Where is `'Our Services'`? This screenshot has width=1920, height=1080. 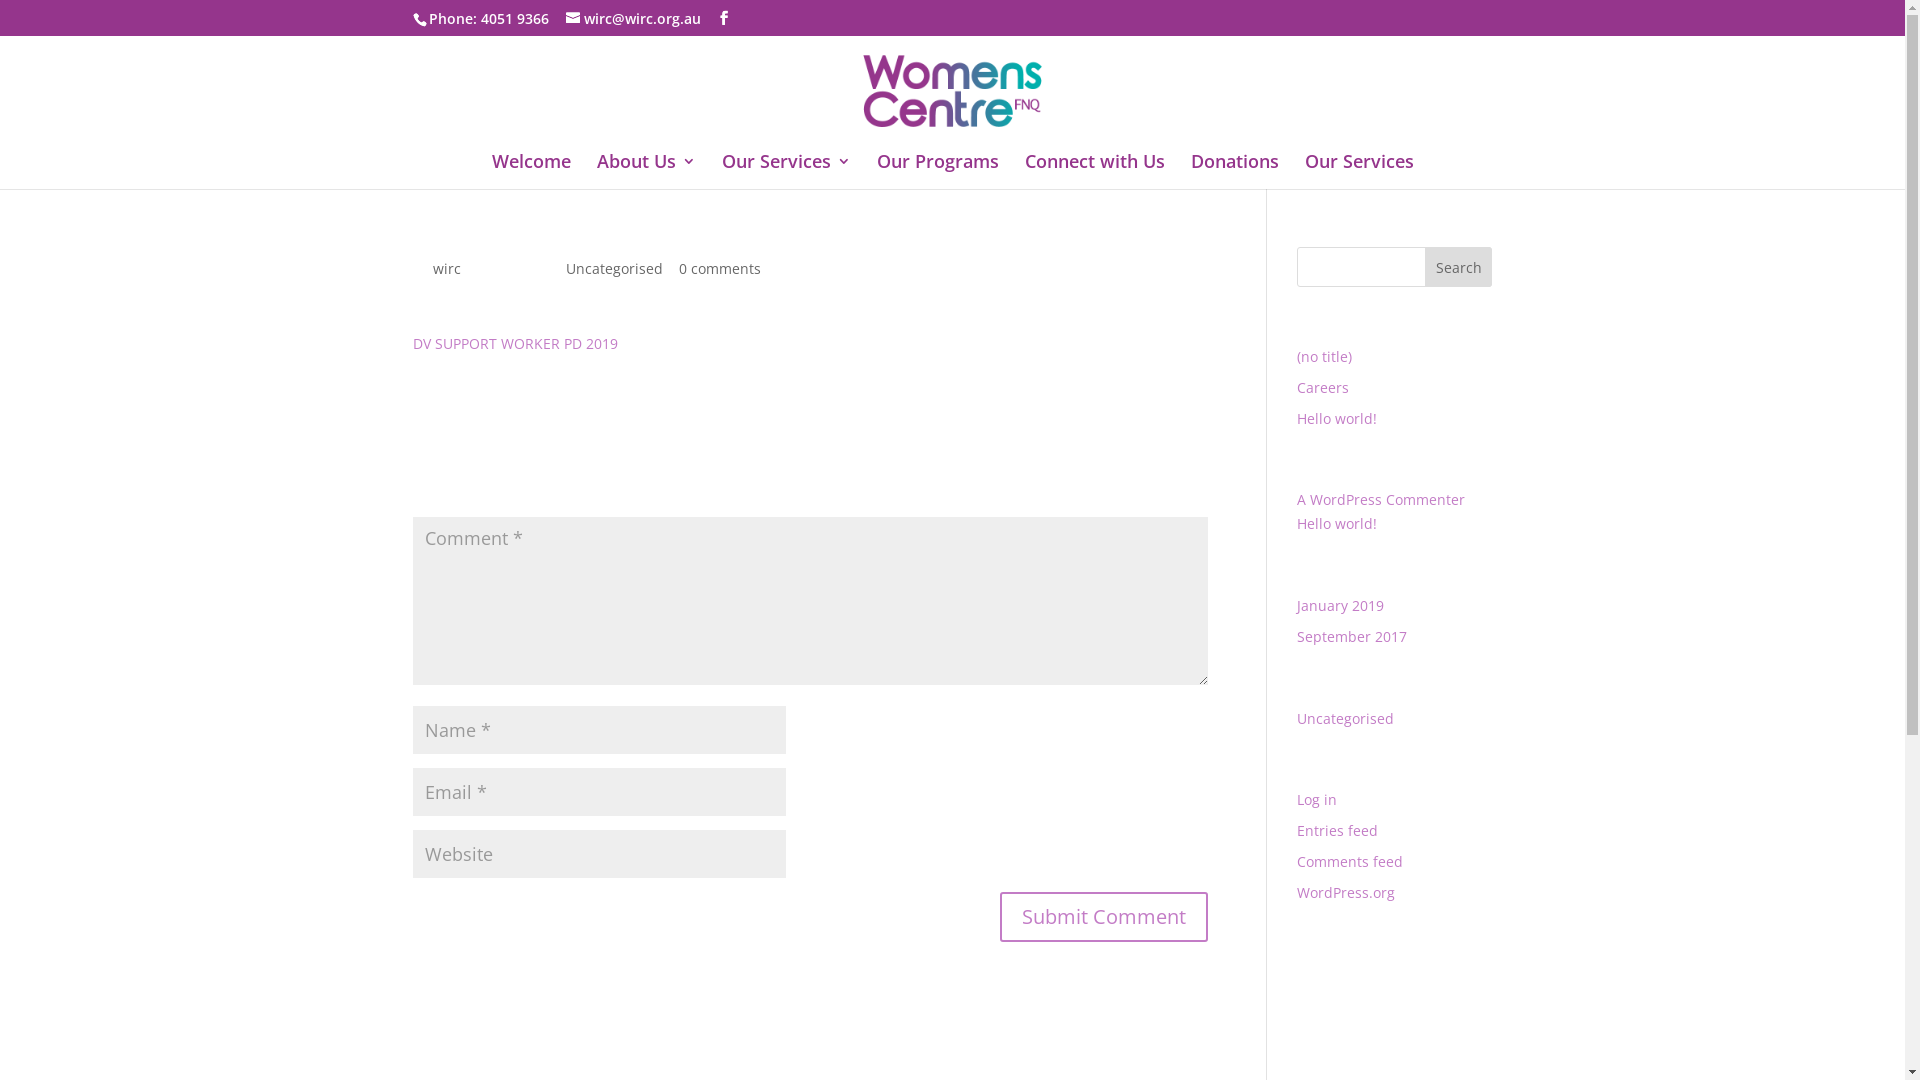 'Our Services' is located at coordinates (720, 170).